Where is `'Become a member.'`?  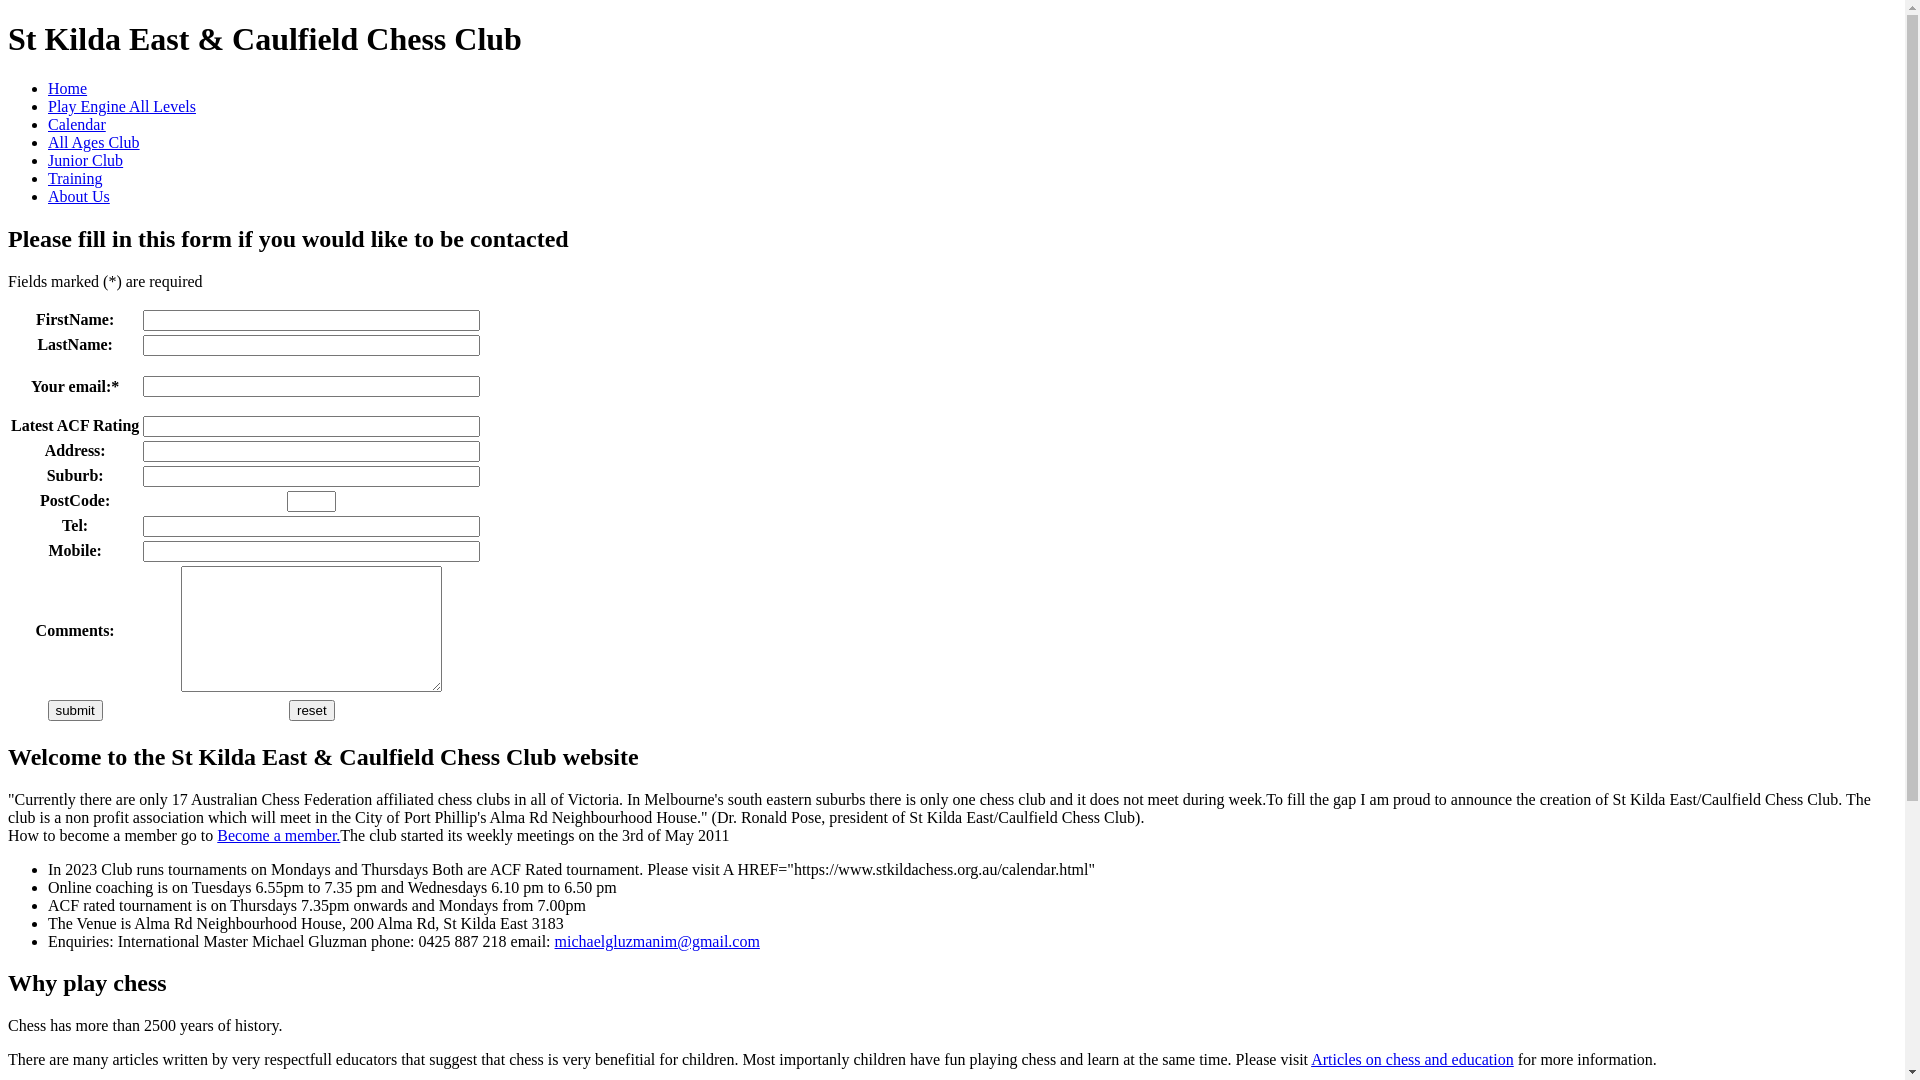
'Become a member.' is located at coordinates (216, 834).